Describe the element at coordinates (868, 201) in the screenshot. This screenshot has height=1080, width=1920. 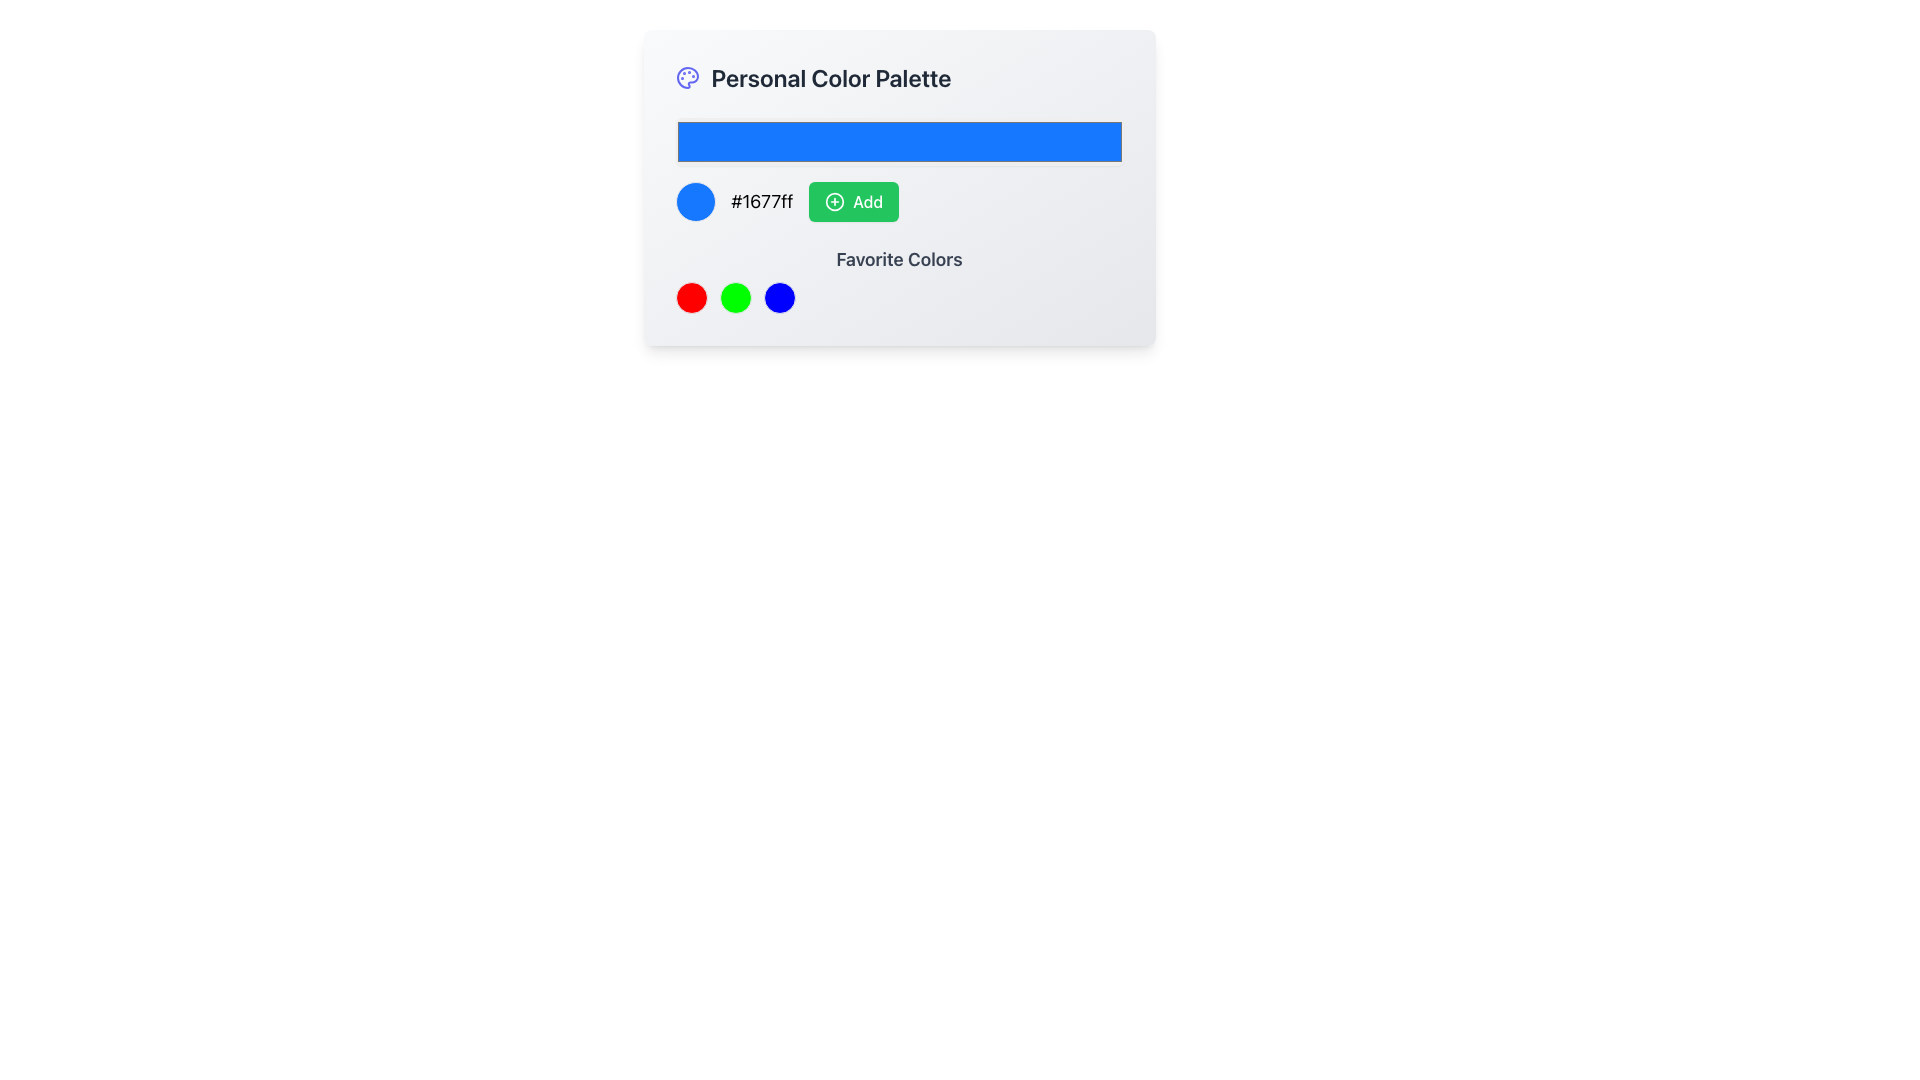
I see `the 'Add' button text label` at that location.